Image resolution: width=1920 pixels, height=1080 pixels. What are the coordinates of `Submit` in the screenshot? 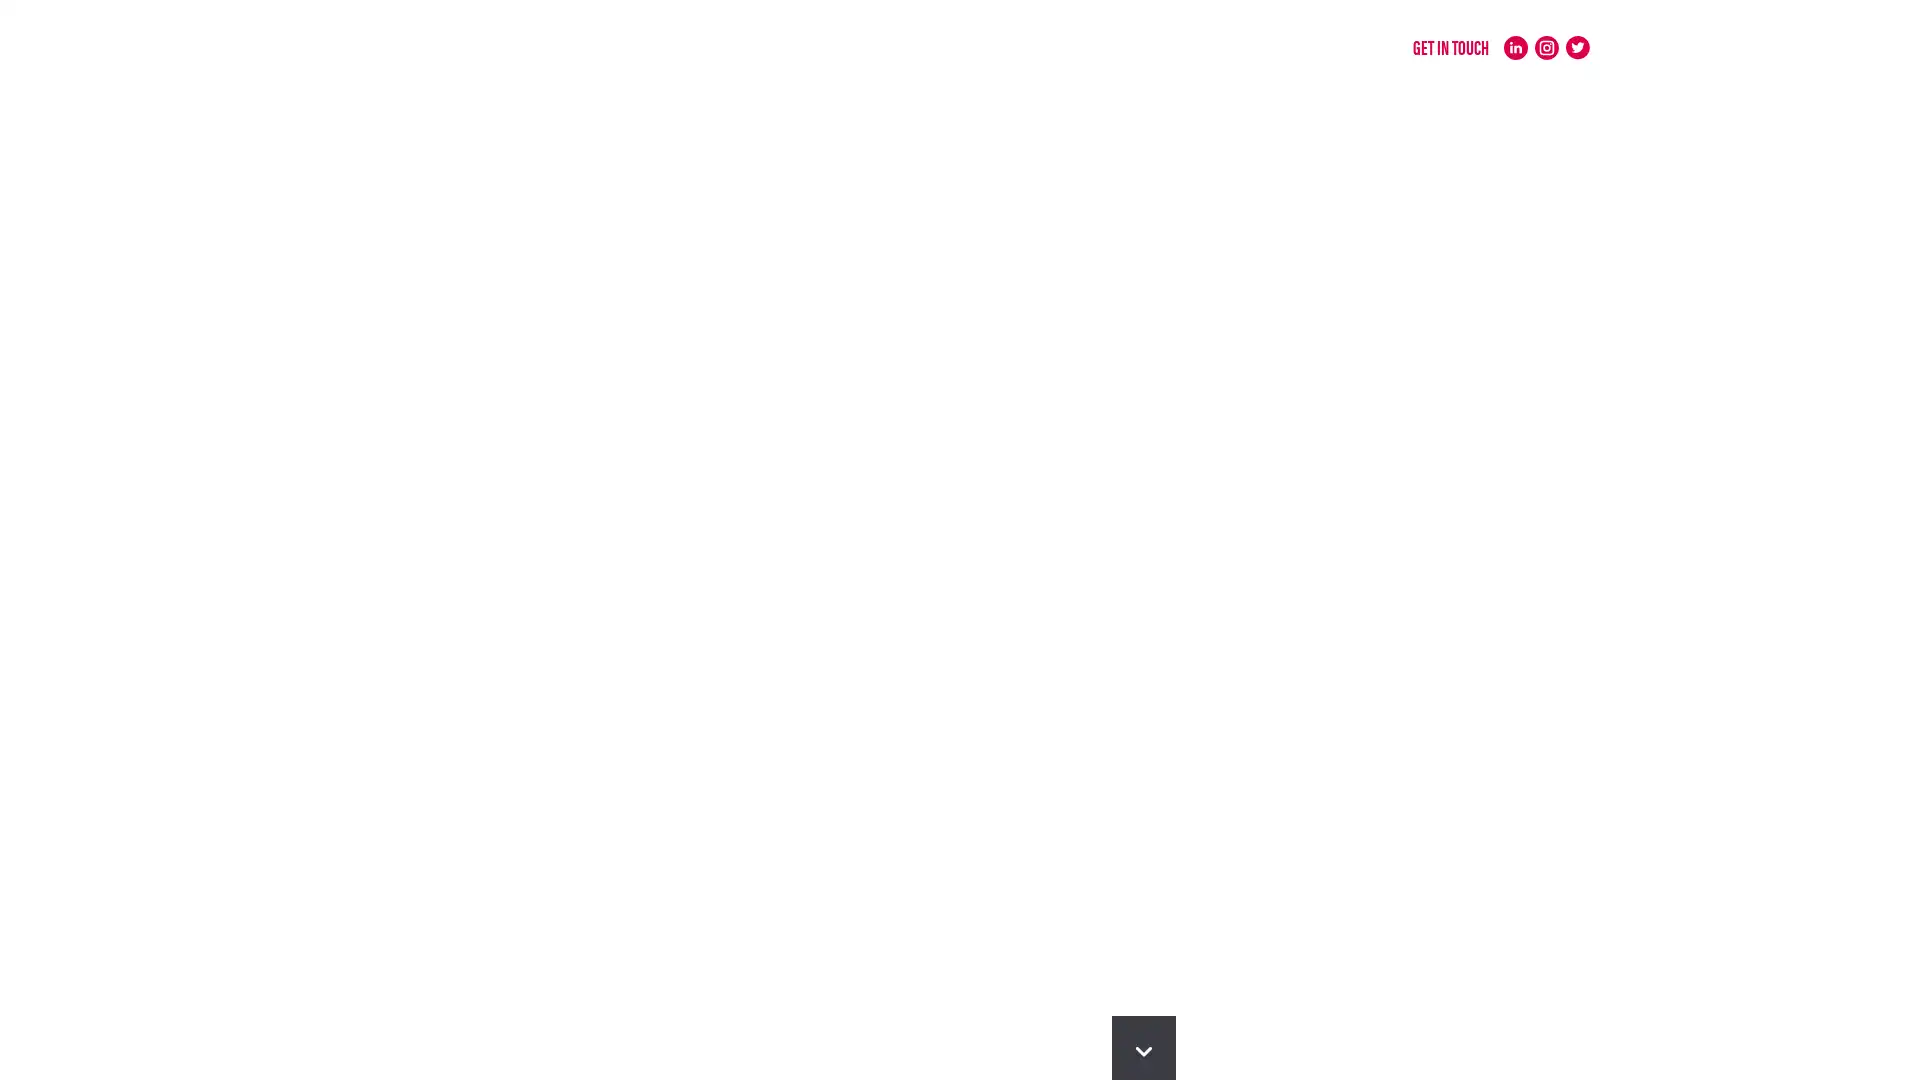 It's located at (1152, 500).